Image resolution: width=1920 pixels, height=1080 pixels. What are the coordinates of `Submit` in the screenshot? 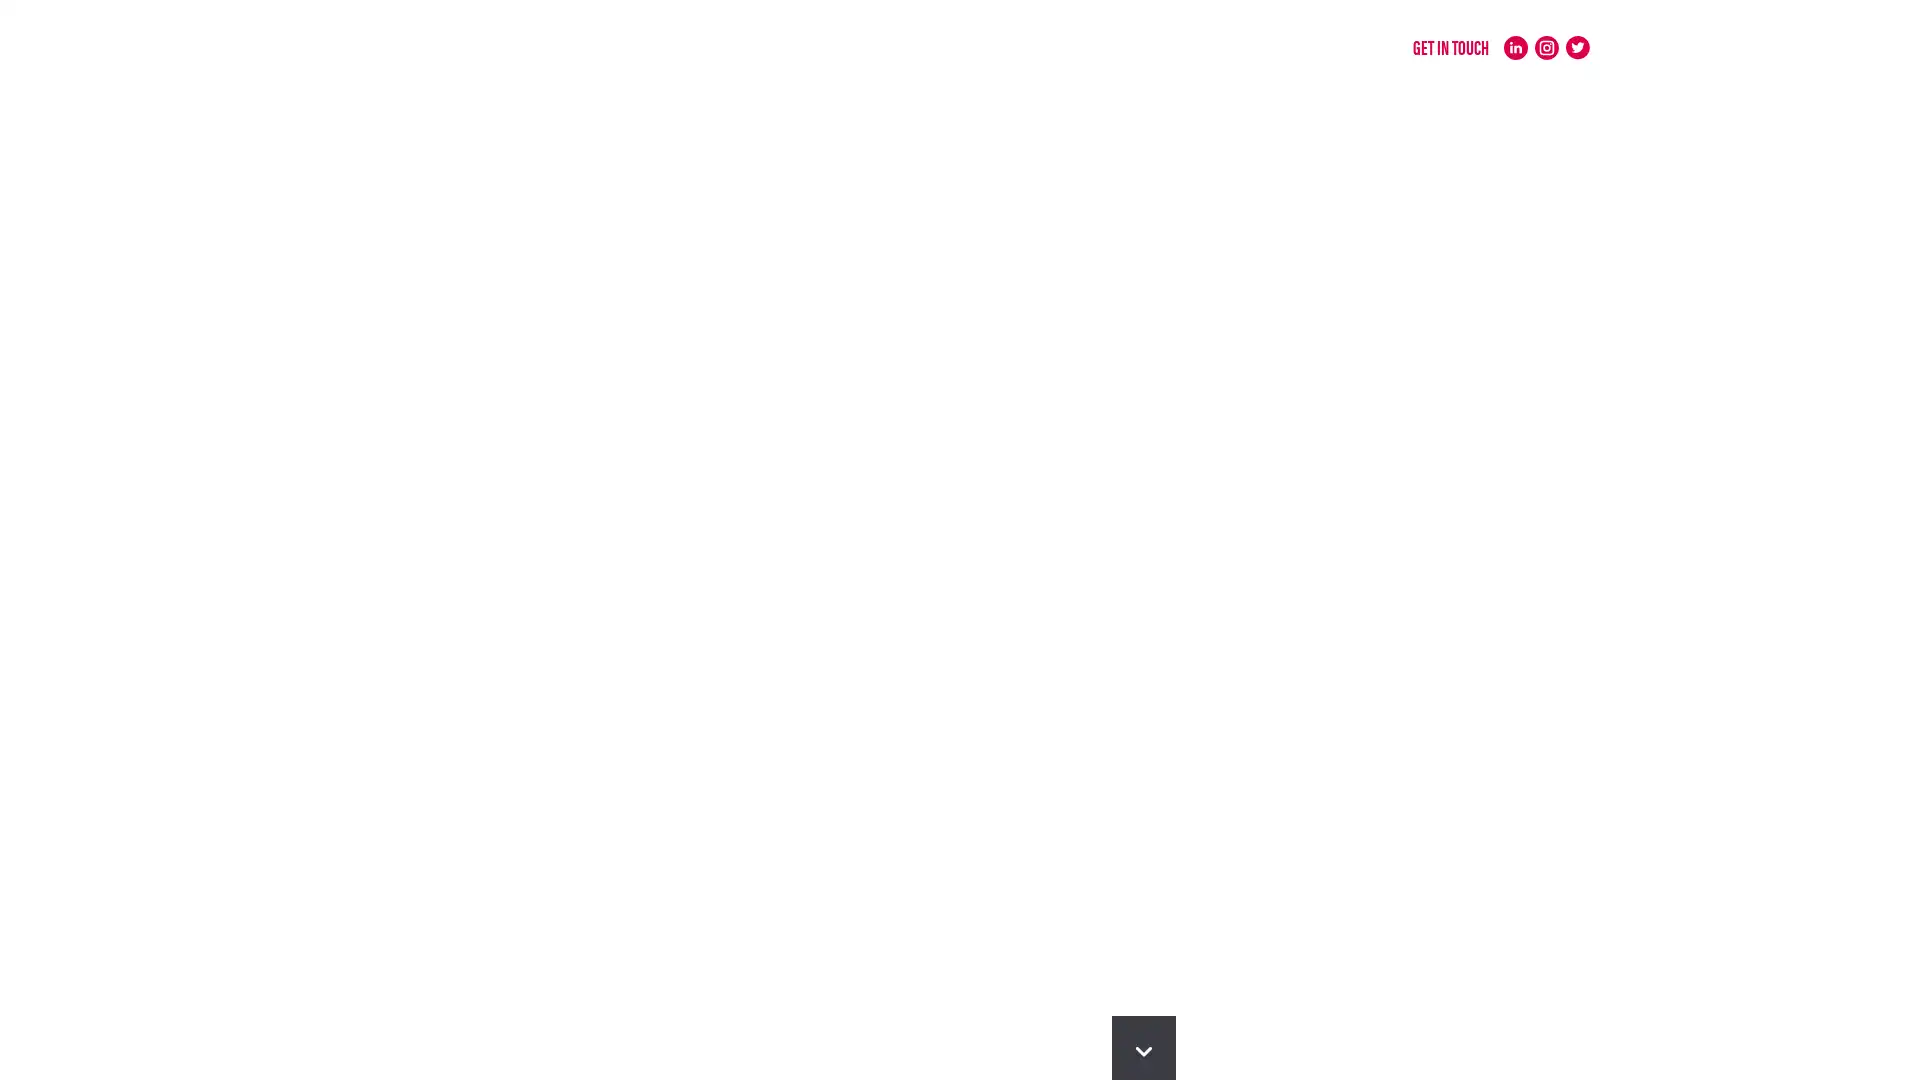 It's located at (1152, 500).